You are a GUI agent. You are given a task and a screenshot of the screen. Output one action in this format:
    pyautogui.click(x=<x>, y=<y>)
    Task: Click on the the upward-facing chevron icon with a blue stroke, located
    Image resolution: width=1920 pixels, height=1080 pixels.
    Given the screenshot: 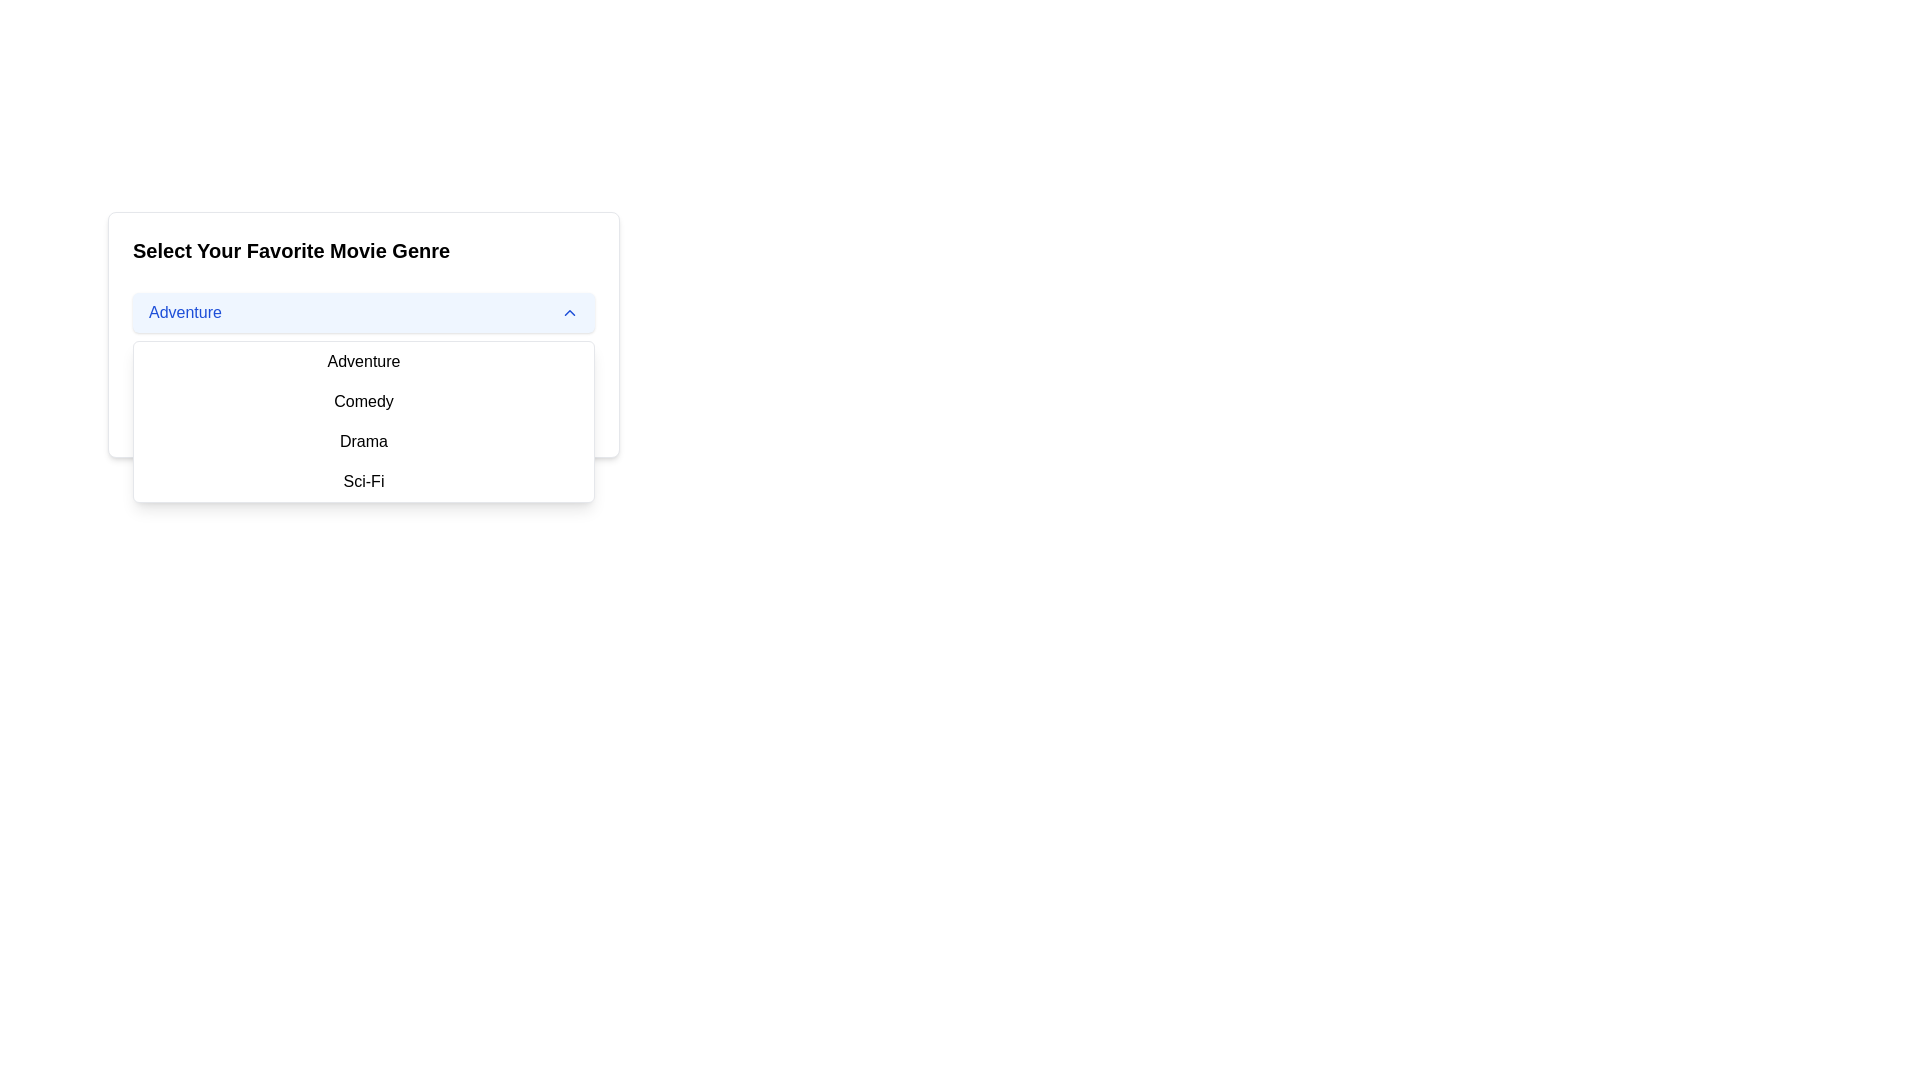 What is the action you would take?
    pyautogui.click(x=569, y=312)
    